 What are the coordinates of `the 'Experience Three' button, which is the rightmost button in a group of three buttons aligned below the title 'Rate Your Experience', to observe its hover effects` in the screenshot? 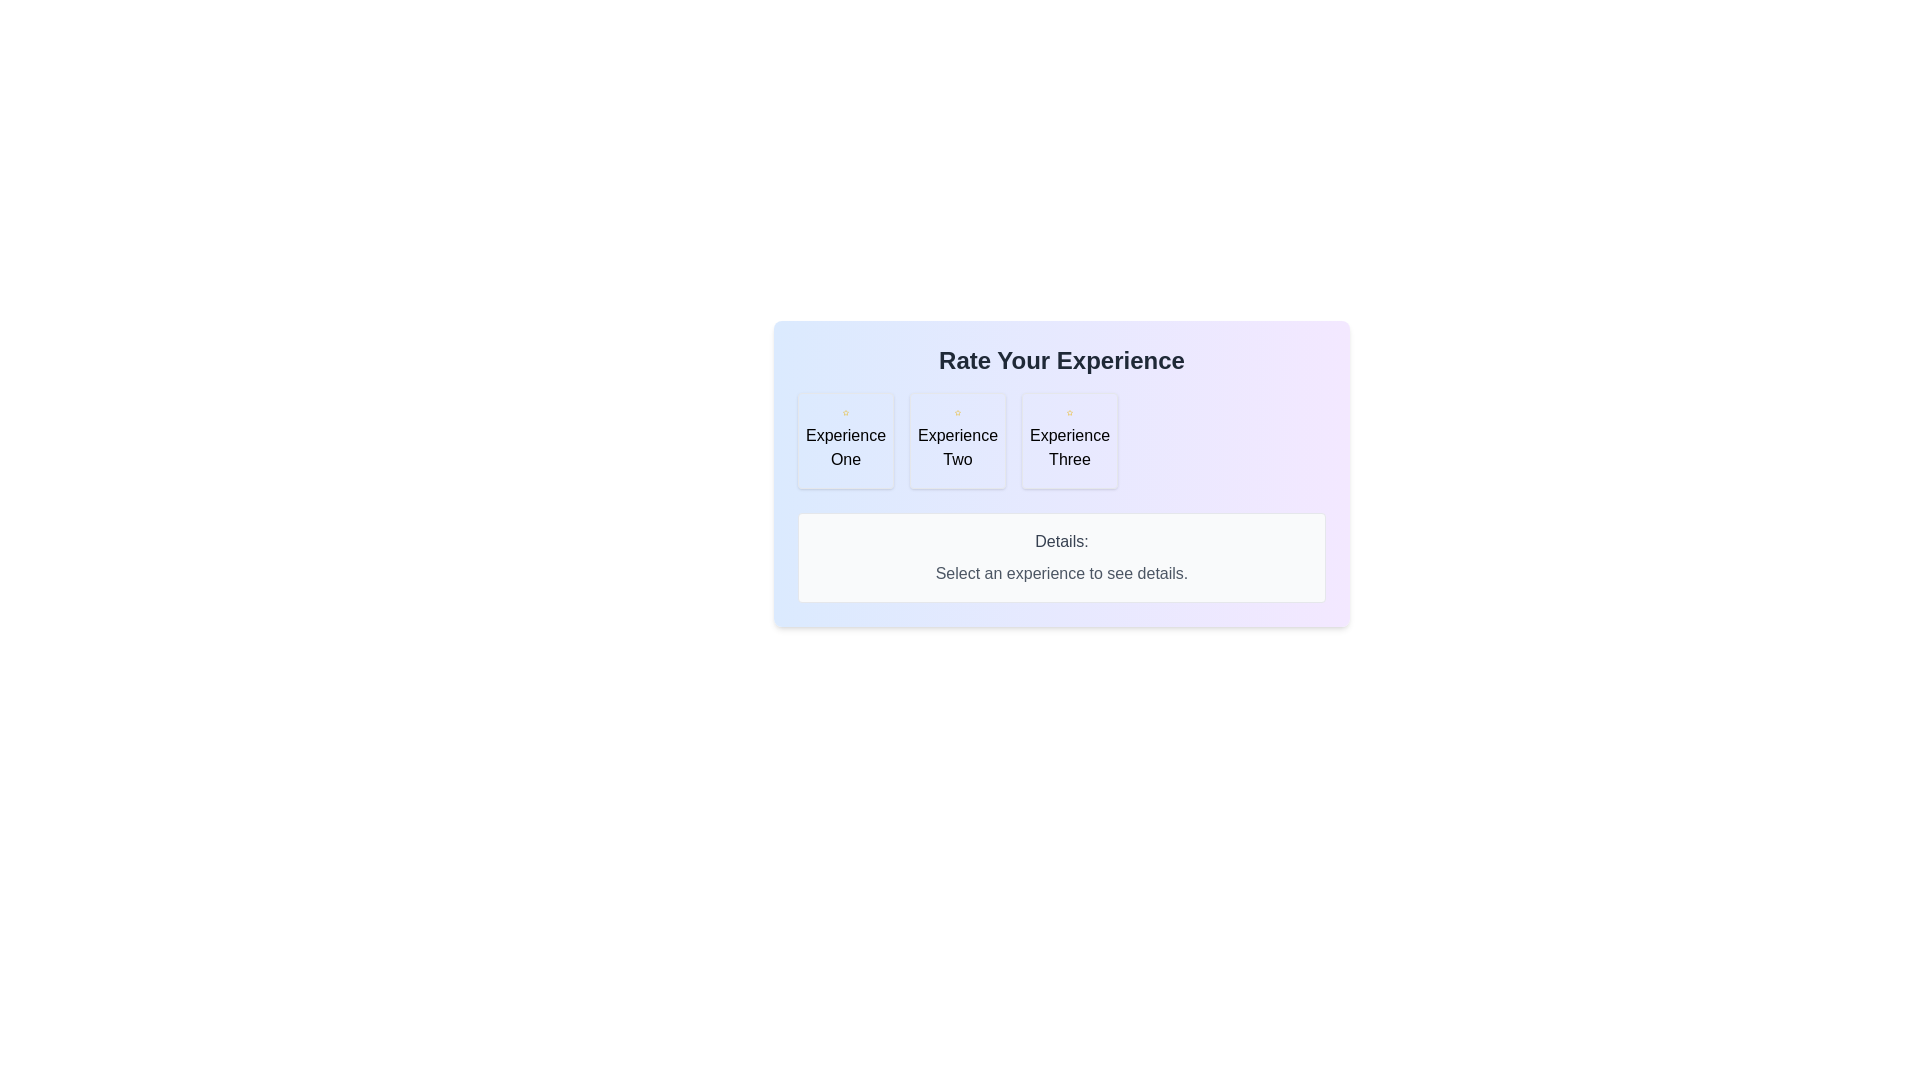 It's located at (1060, 474).